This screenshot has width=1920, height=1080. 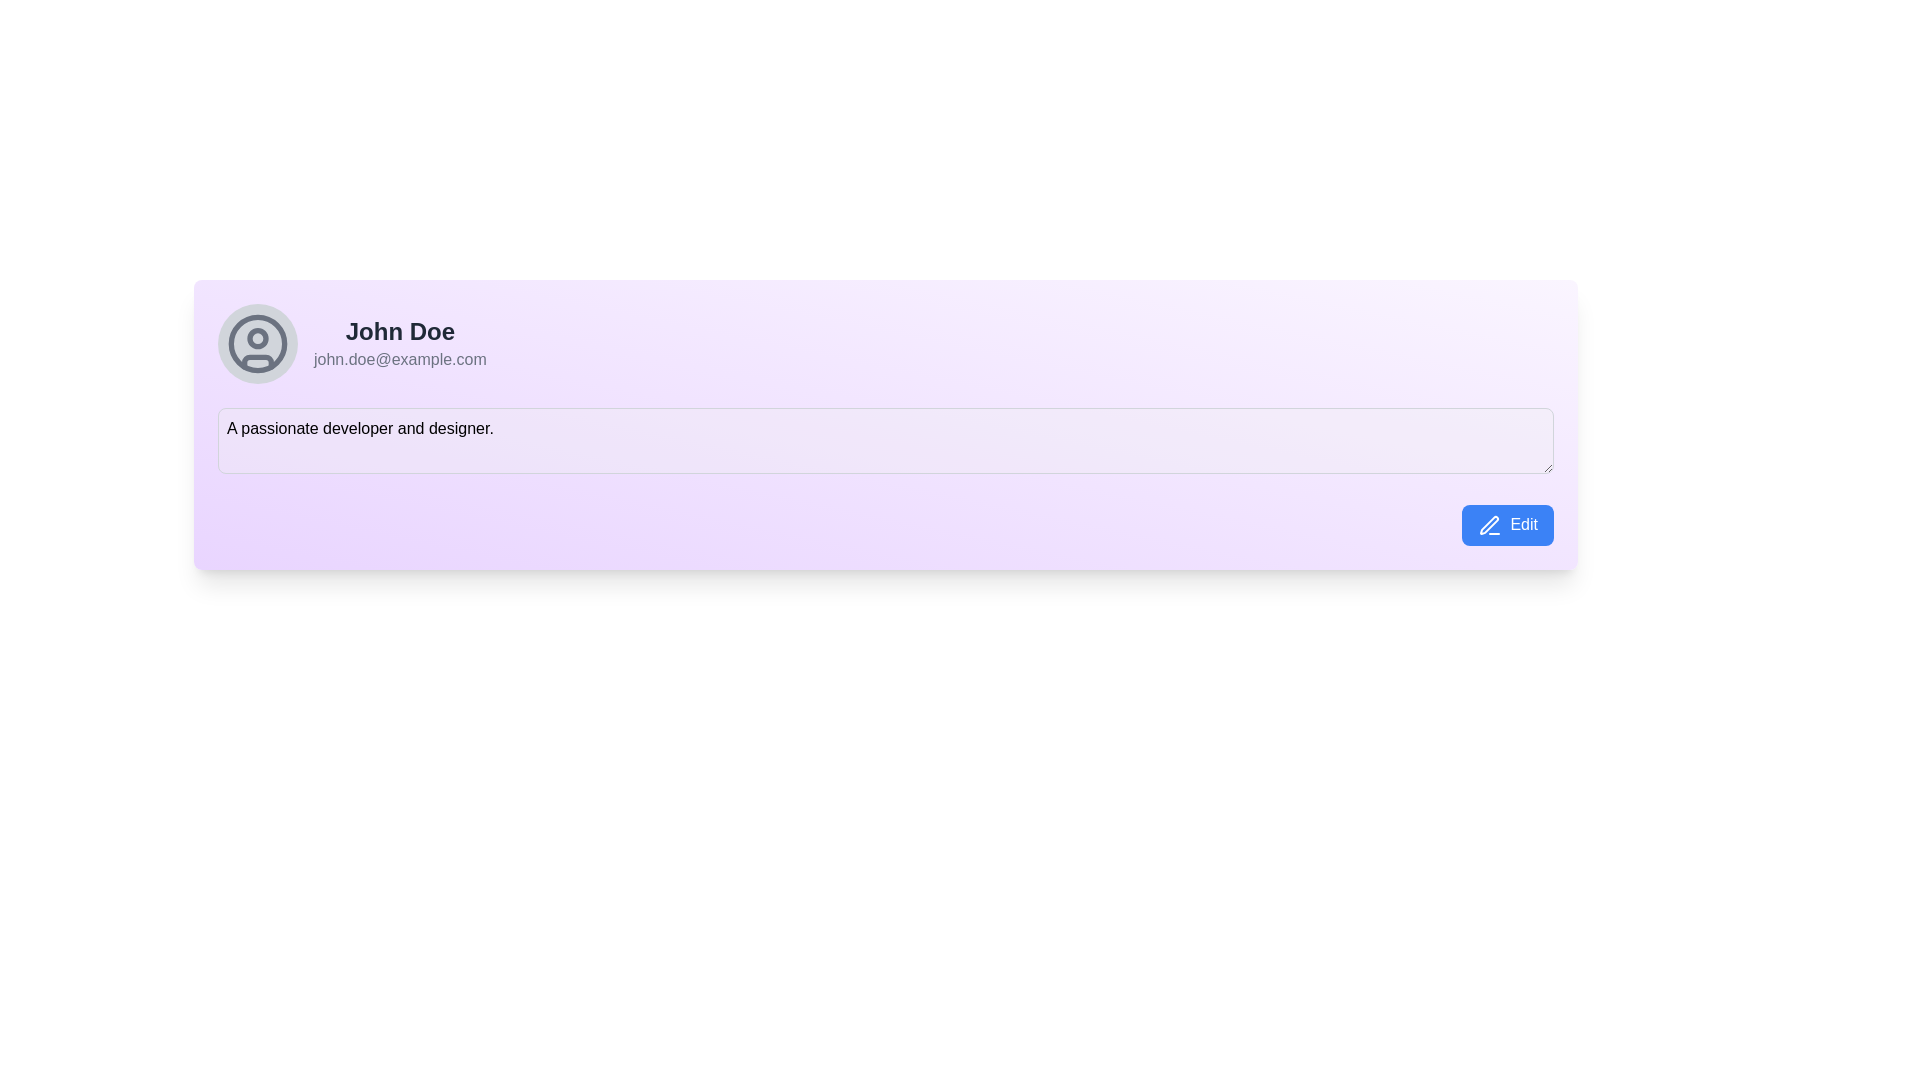 What do you see at coordinates (1508, 524) in the screenshot?
I see `the 'Edit' button with a blue background and white text, located at the bottom right corner of the user profile details section` at bounding box center [1508, 524].